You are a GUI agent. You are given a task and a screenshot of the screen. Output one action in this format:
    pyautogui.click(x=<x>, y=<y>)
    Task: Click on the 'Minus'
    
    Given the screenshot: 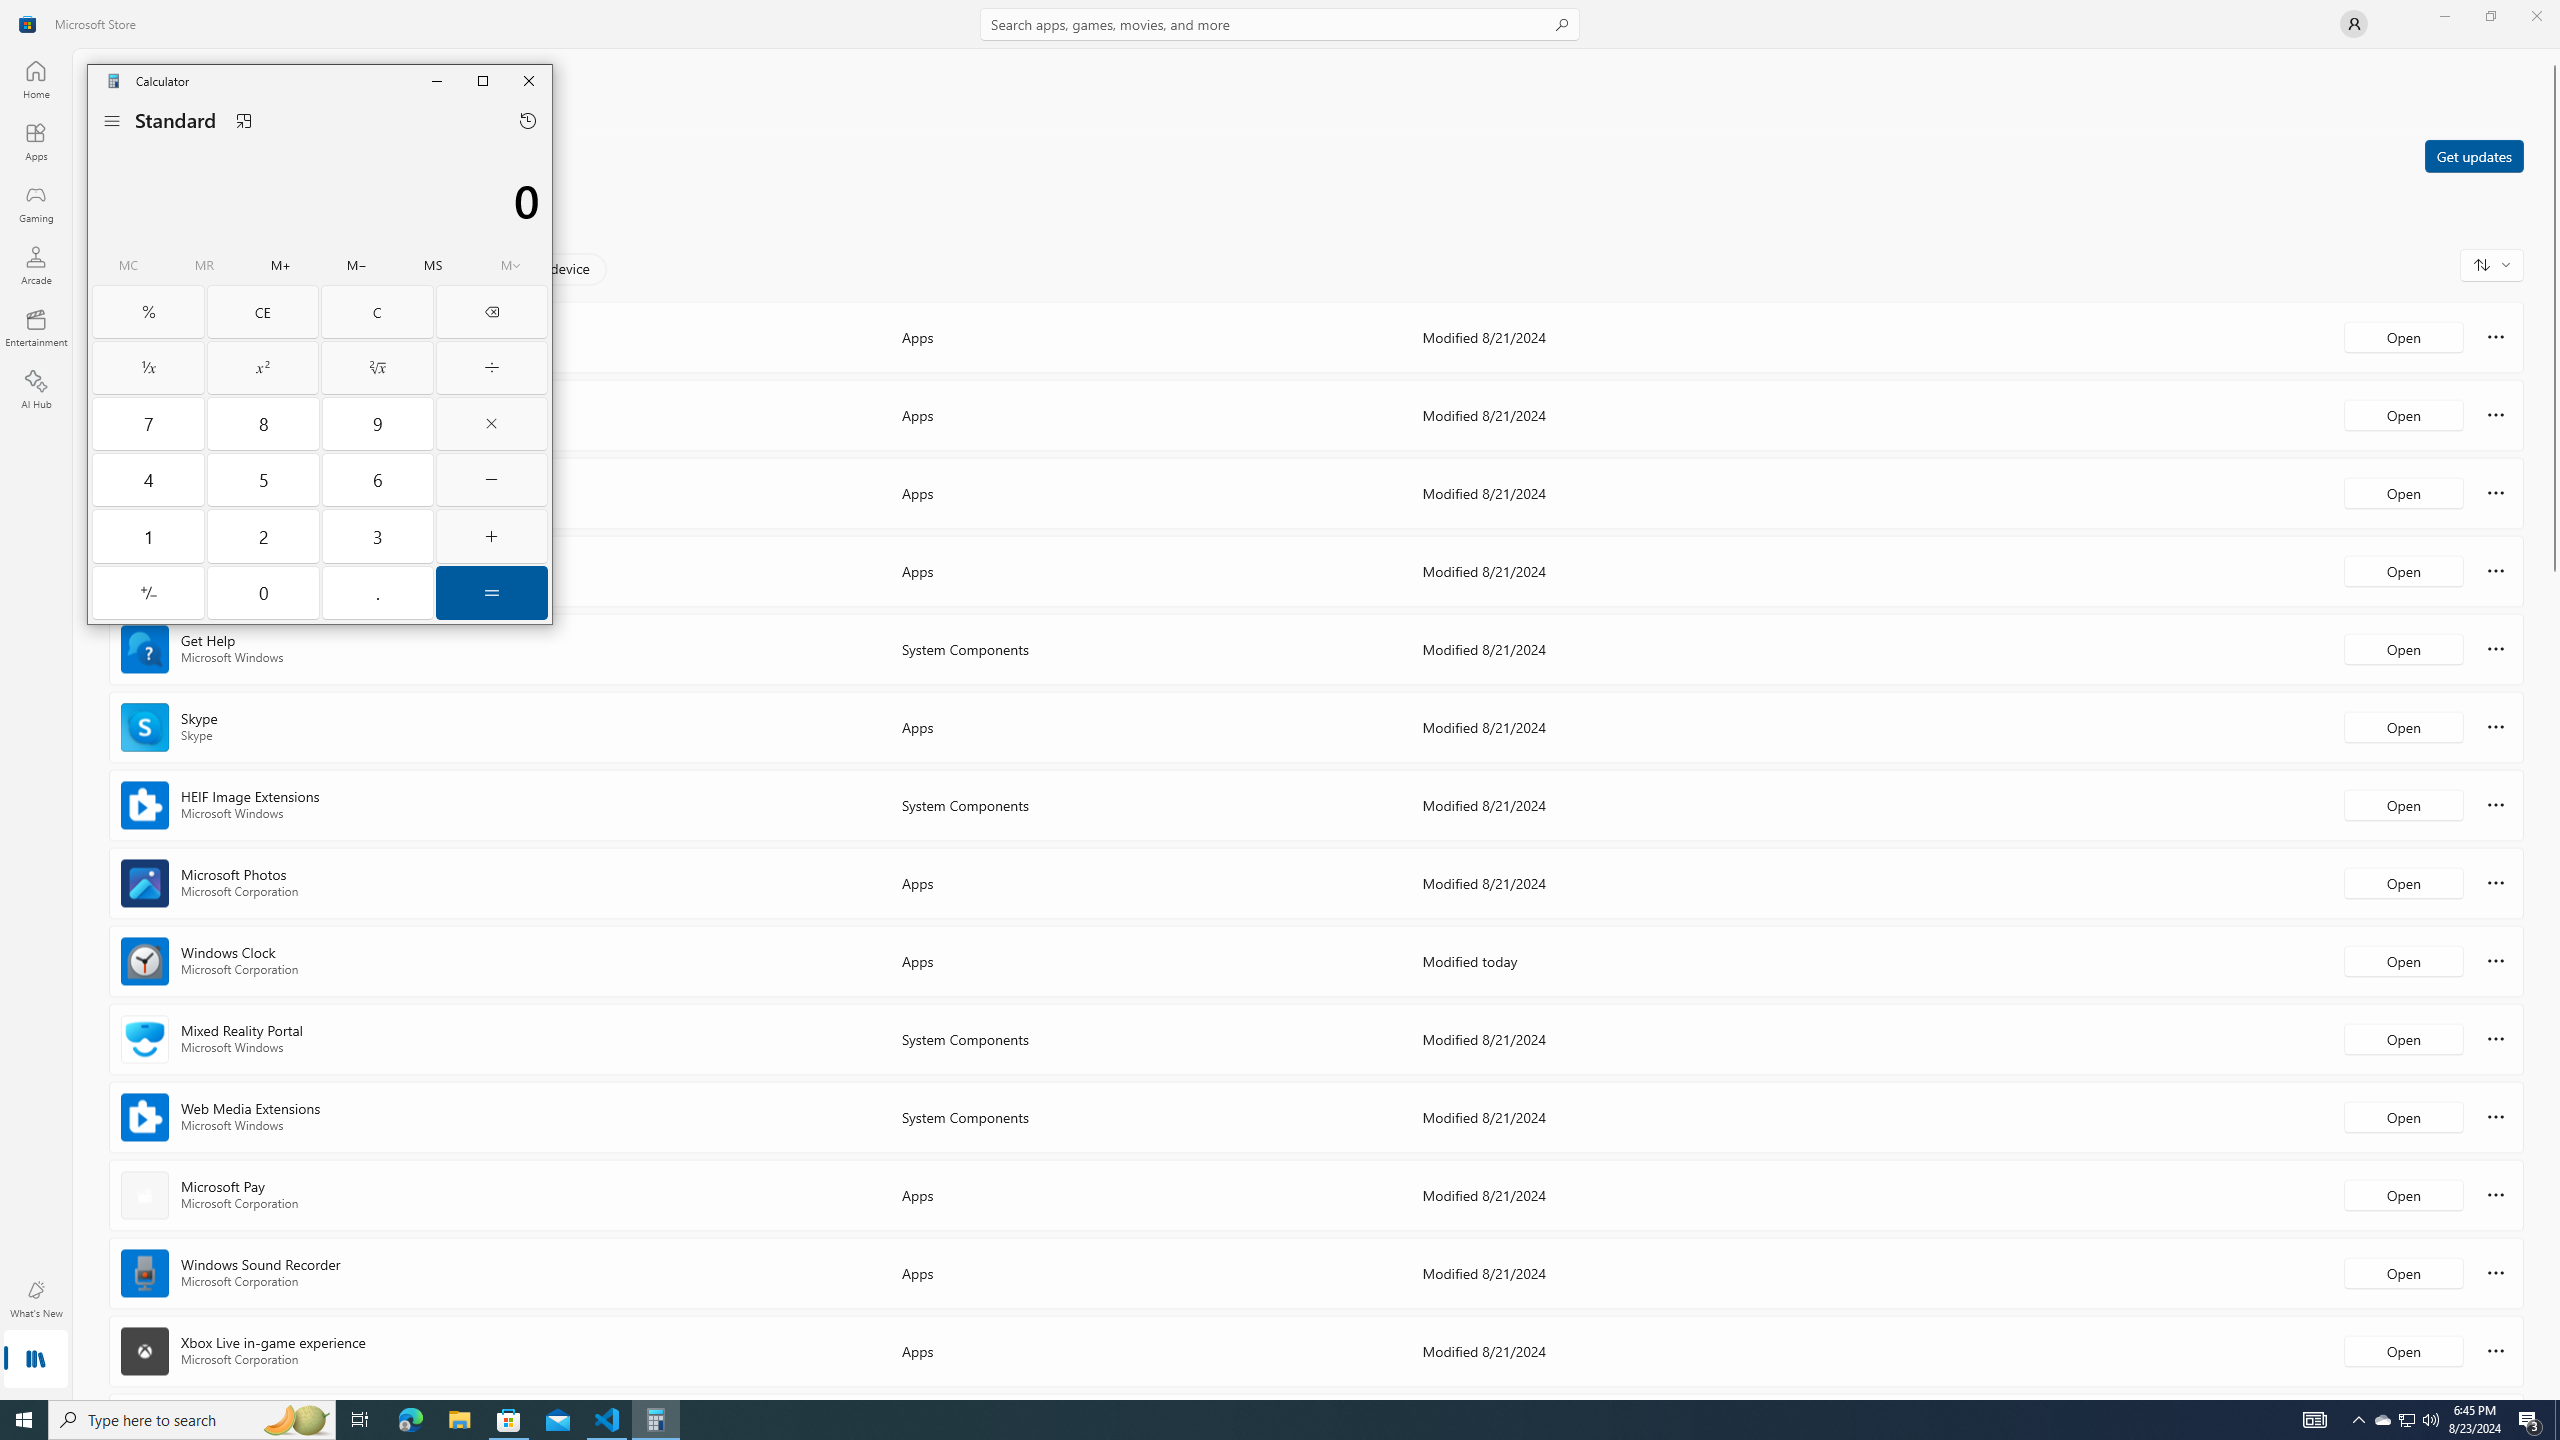 What is the action you would take?
    pyautogui.click(x=490, y=479)
    